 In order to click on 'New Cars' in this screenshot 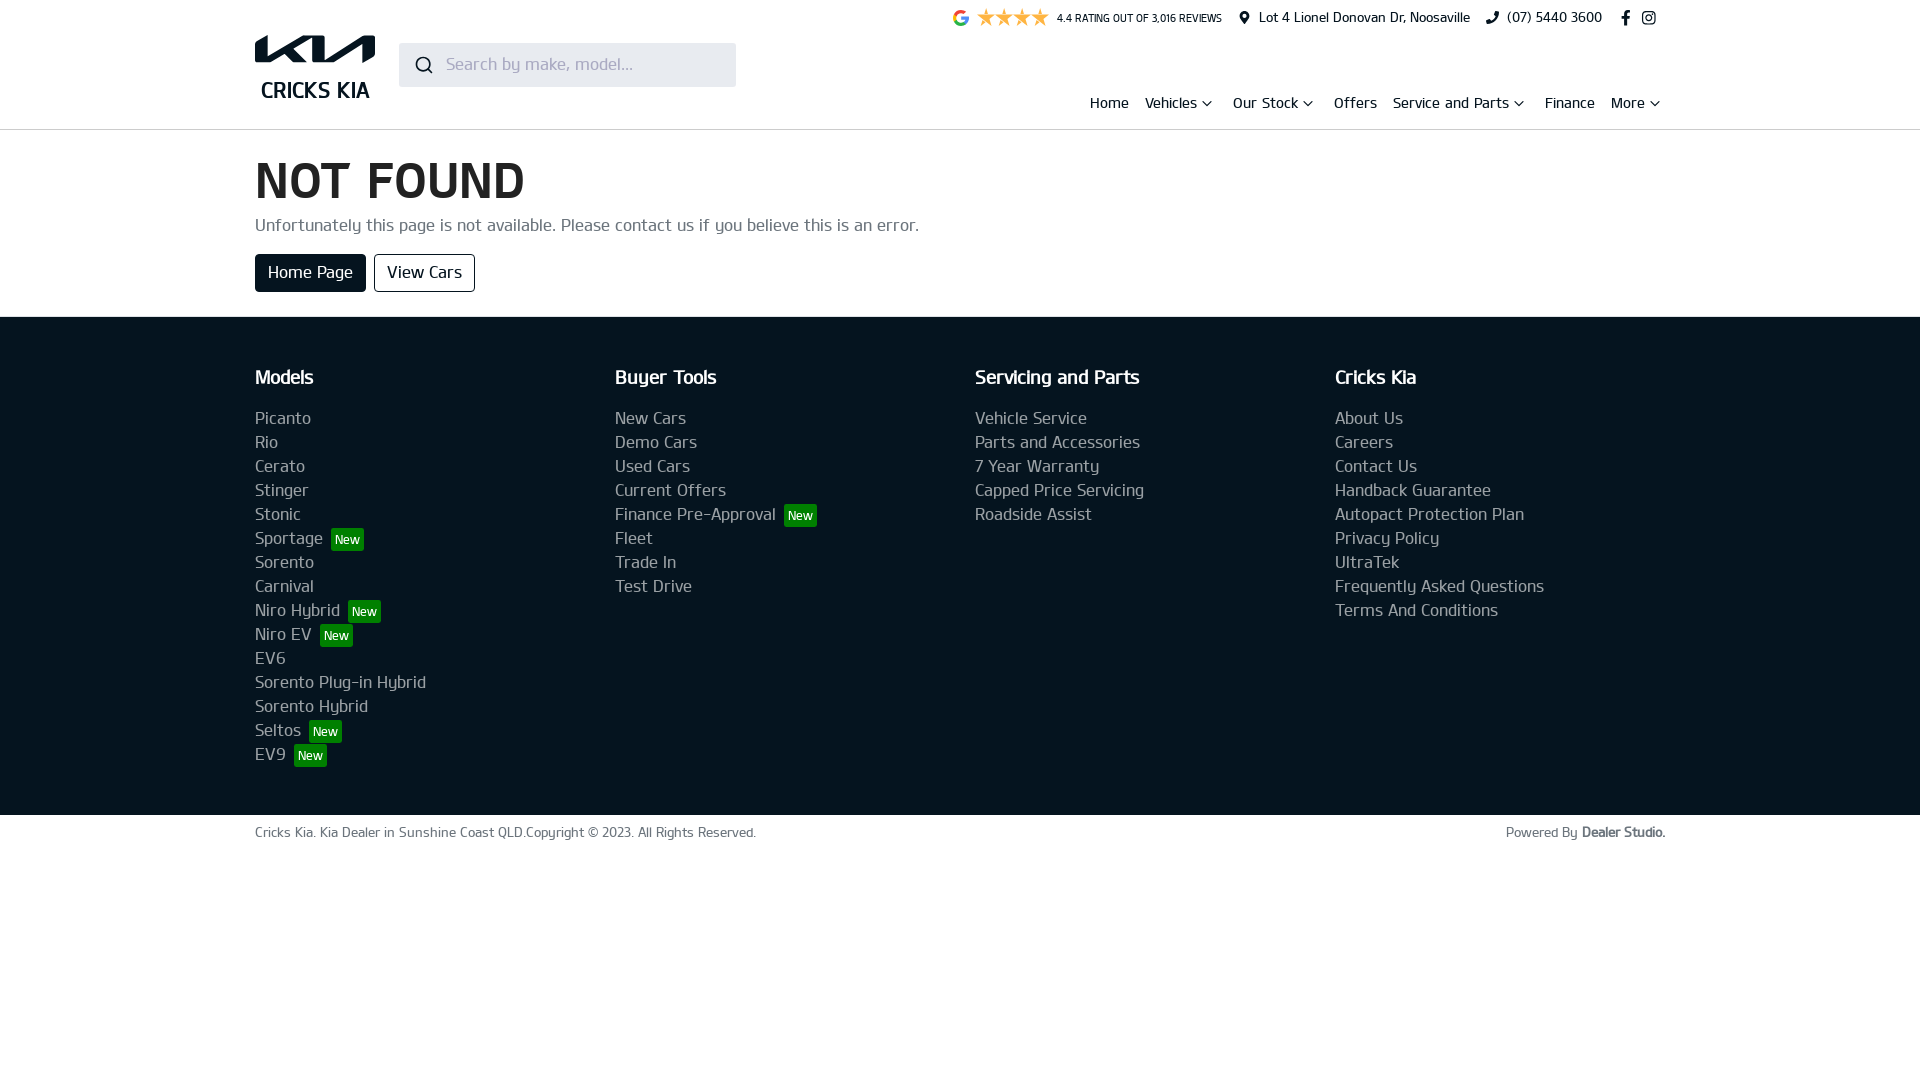, I will do `click(650, 417)`.